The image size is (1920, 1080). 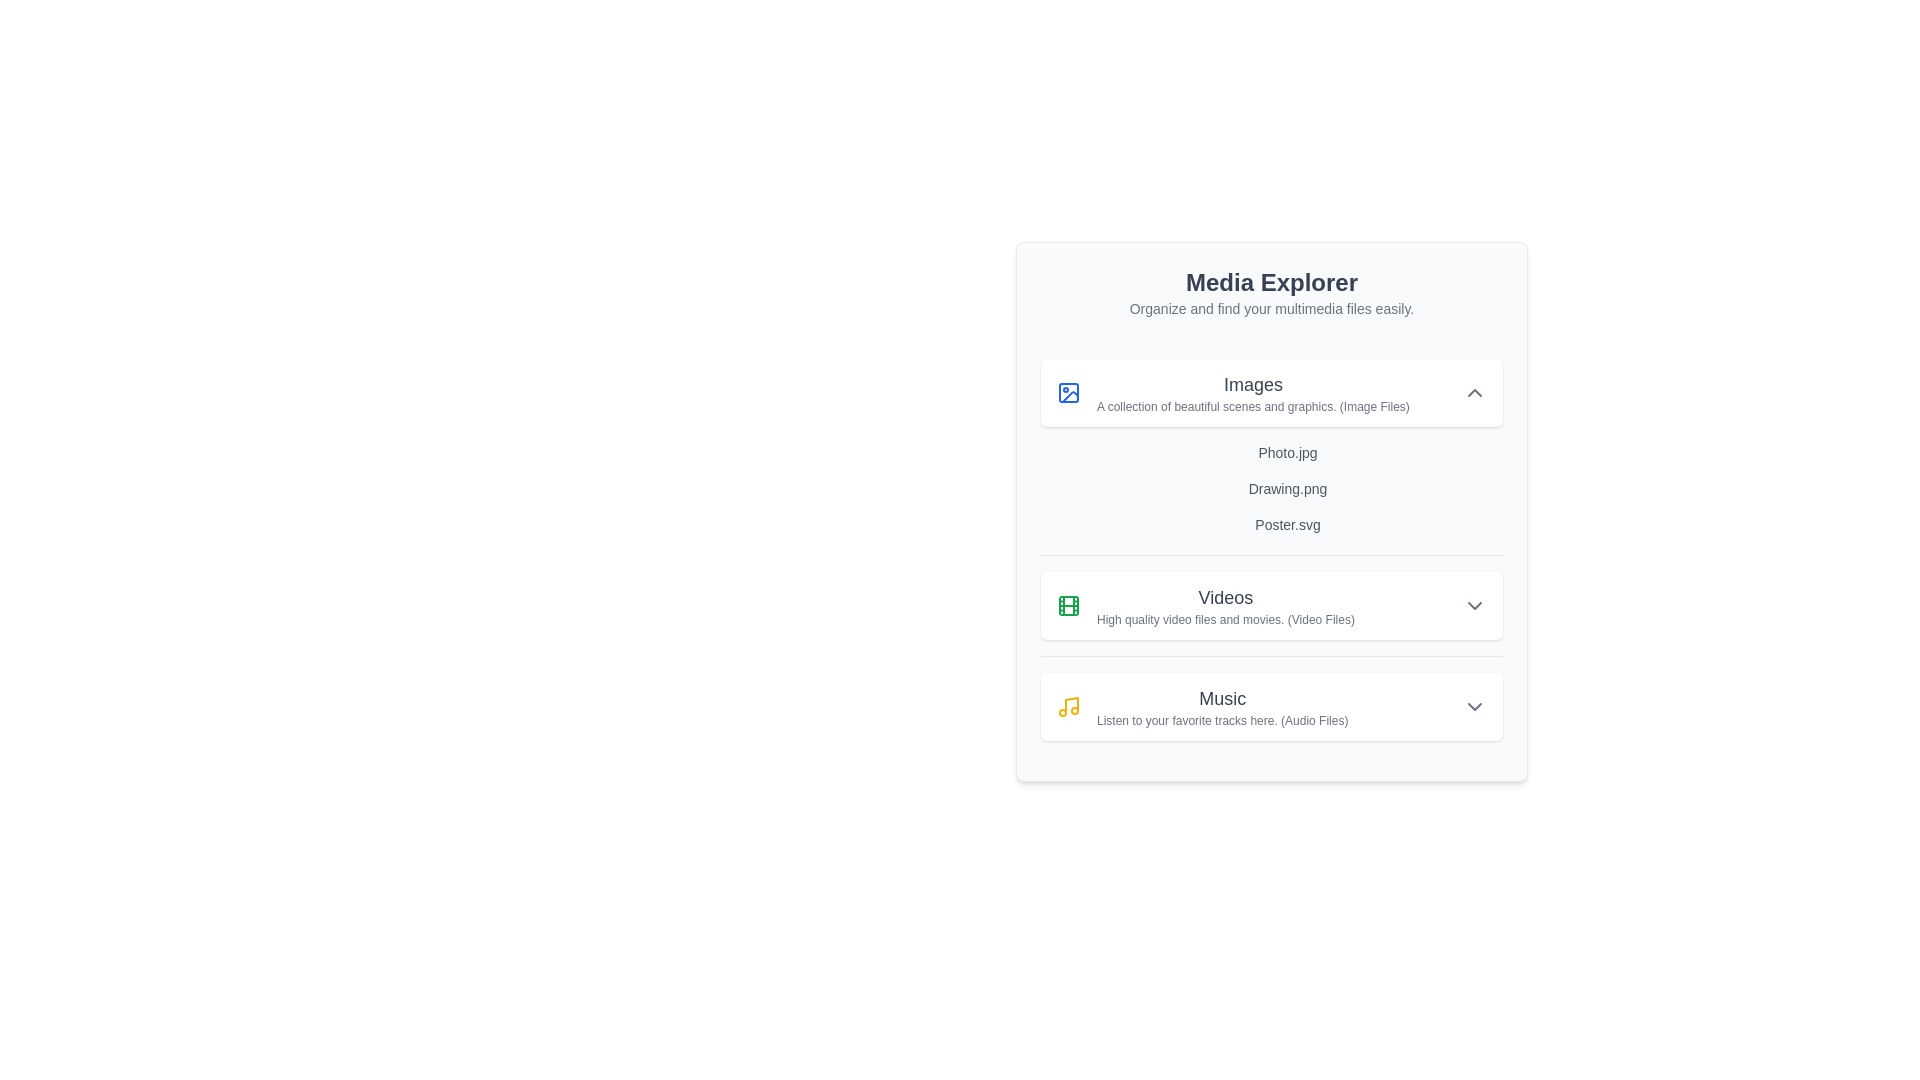 I want to click on on the 'Music' button with expandable functionality, which features a yellow musical note icon and is located in the 'Media Explorer' section, so click(x=1271, y=705).